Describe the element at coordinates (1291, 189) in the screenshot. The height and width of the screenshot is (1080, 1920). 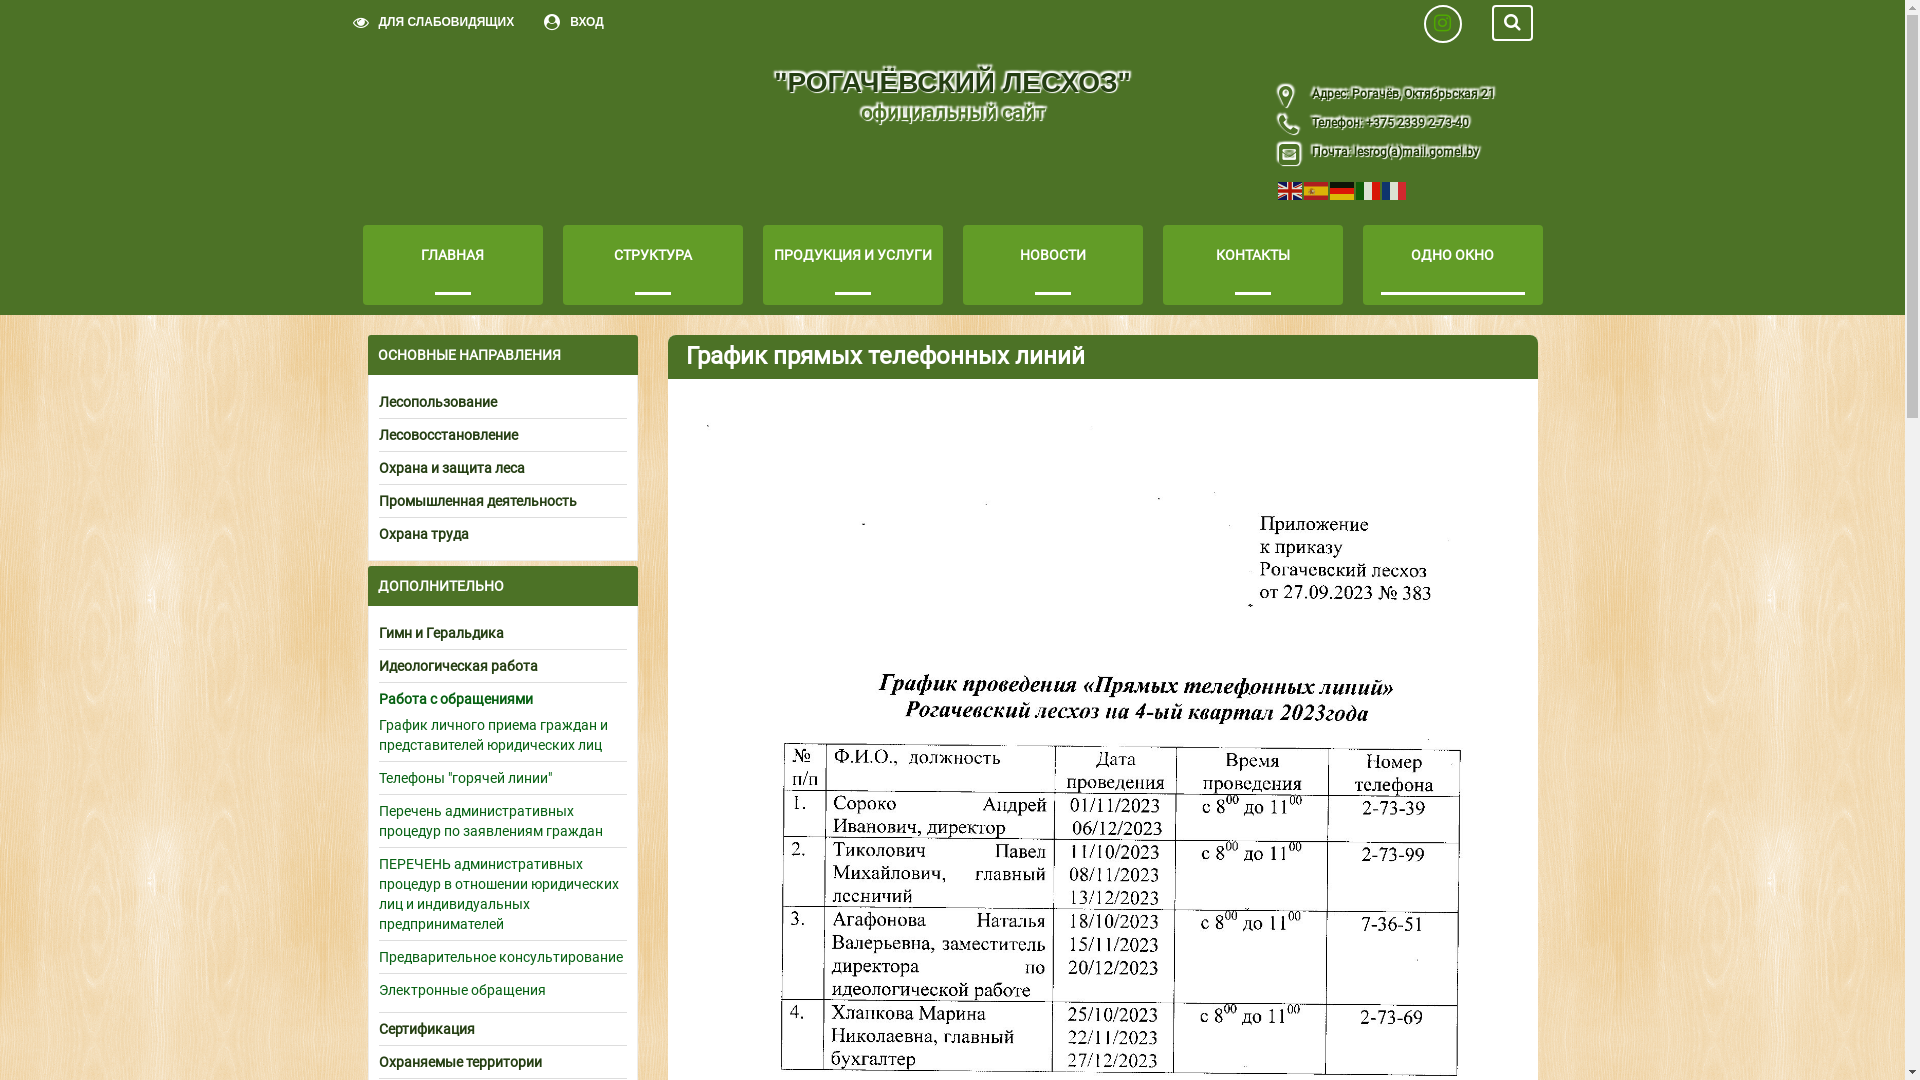
I see `'English'` at that location.